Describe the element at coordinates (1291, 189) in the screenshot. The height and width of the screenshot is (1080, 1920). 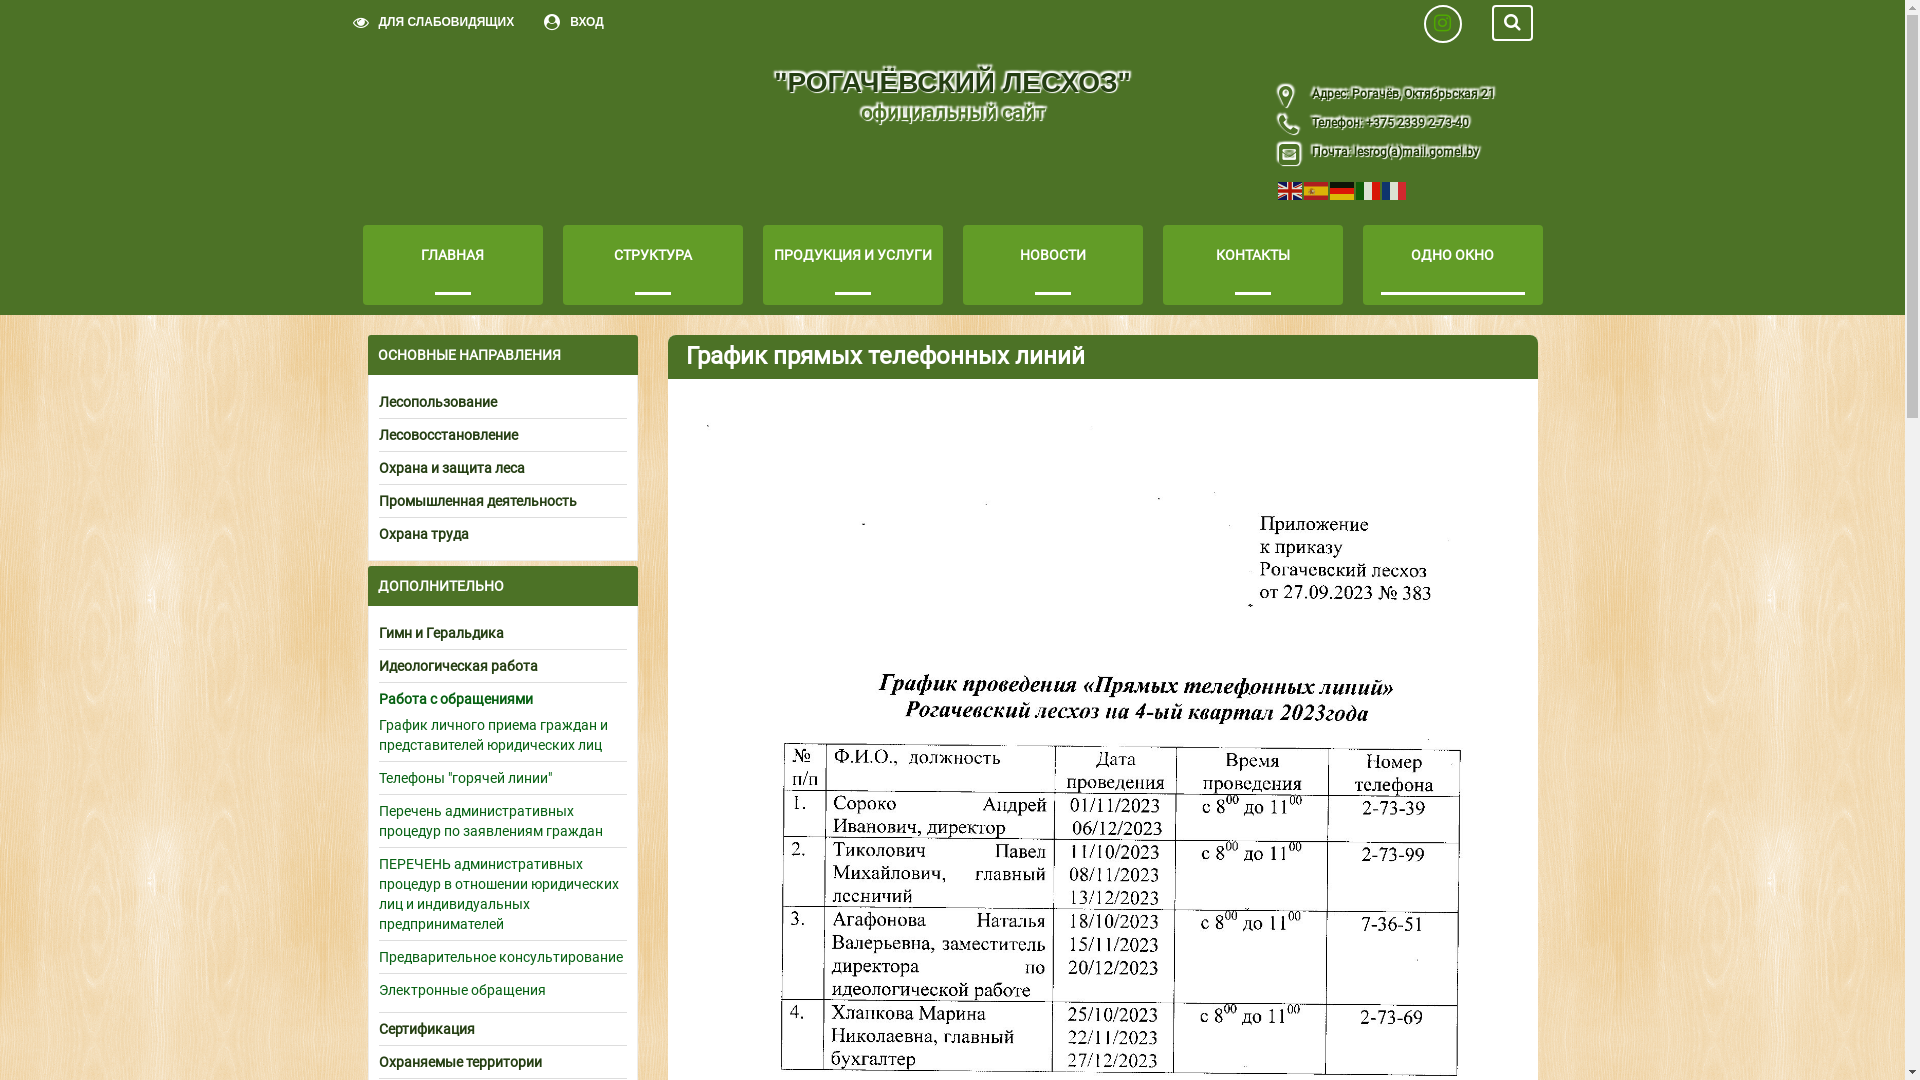
I see `'English'` at that location.